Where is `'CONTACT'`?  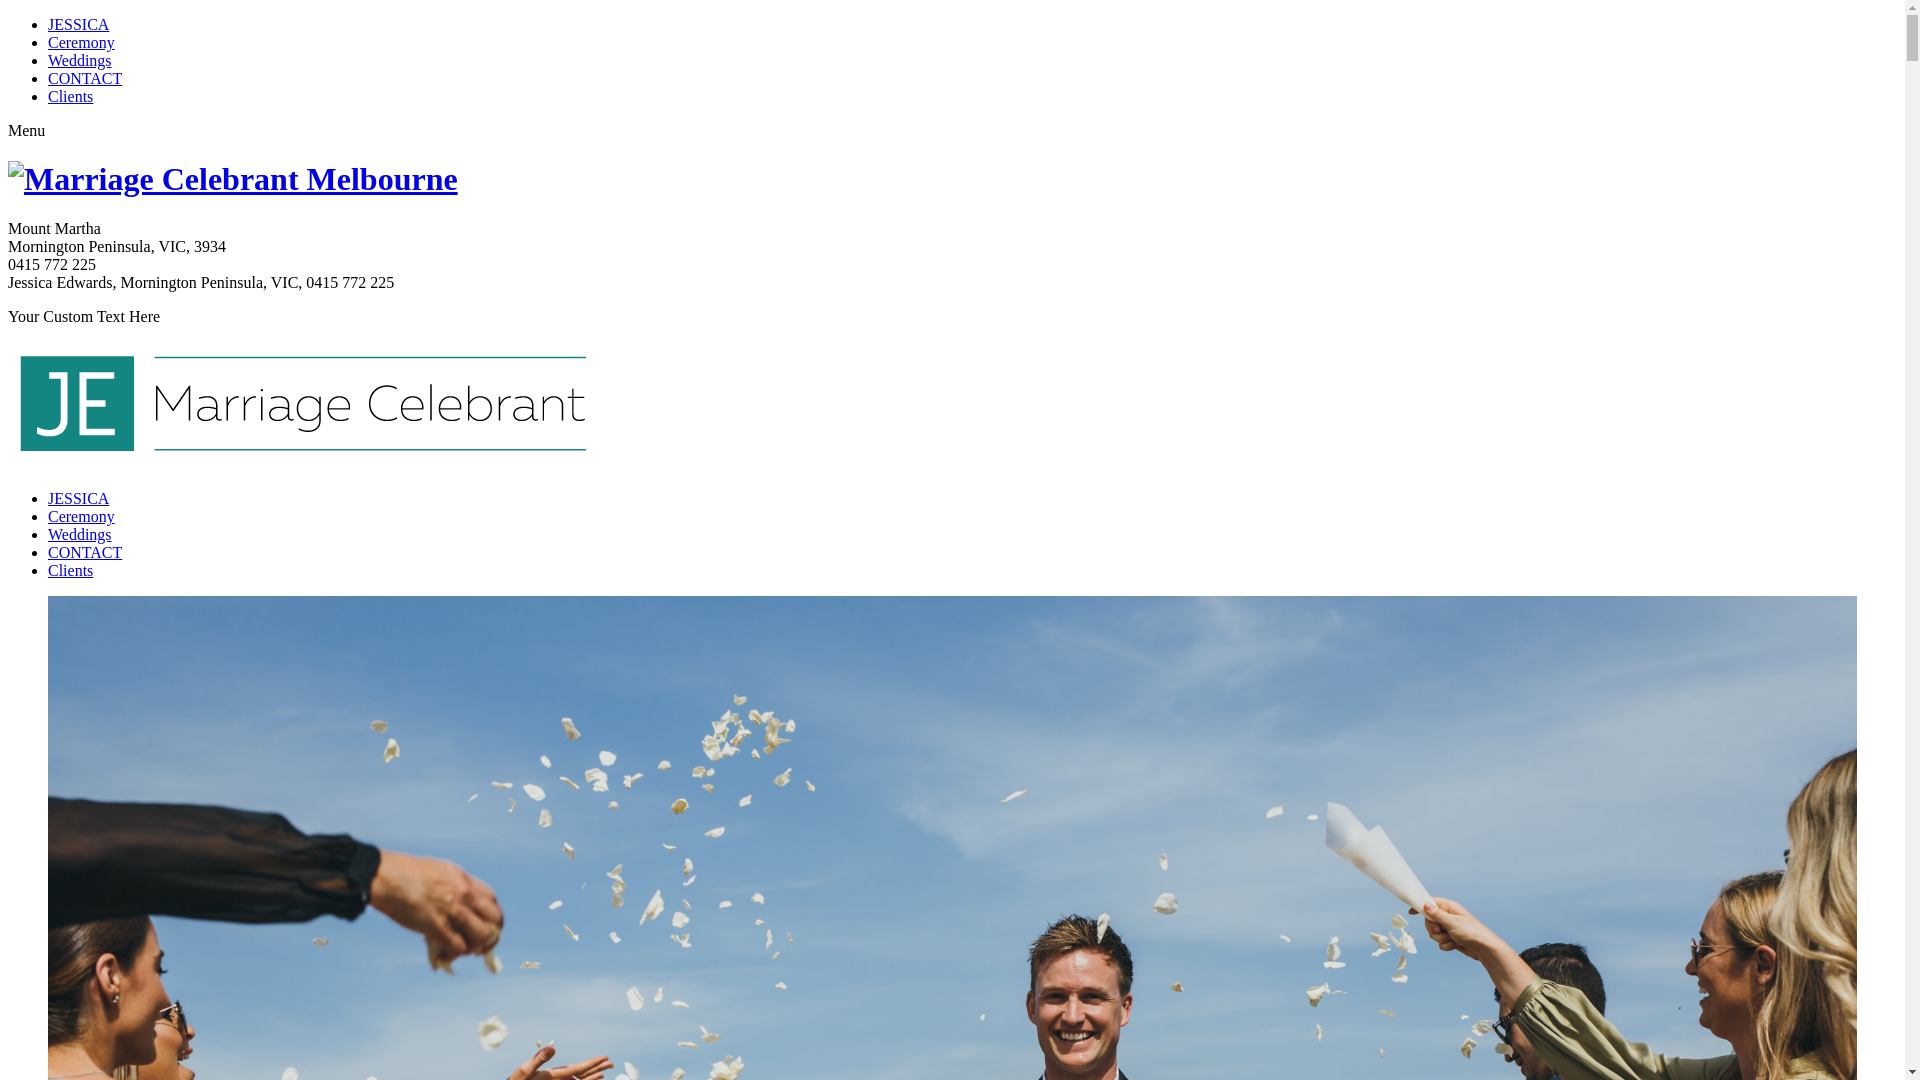
'CONTACT' is located at coordinates (84, 552).